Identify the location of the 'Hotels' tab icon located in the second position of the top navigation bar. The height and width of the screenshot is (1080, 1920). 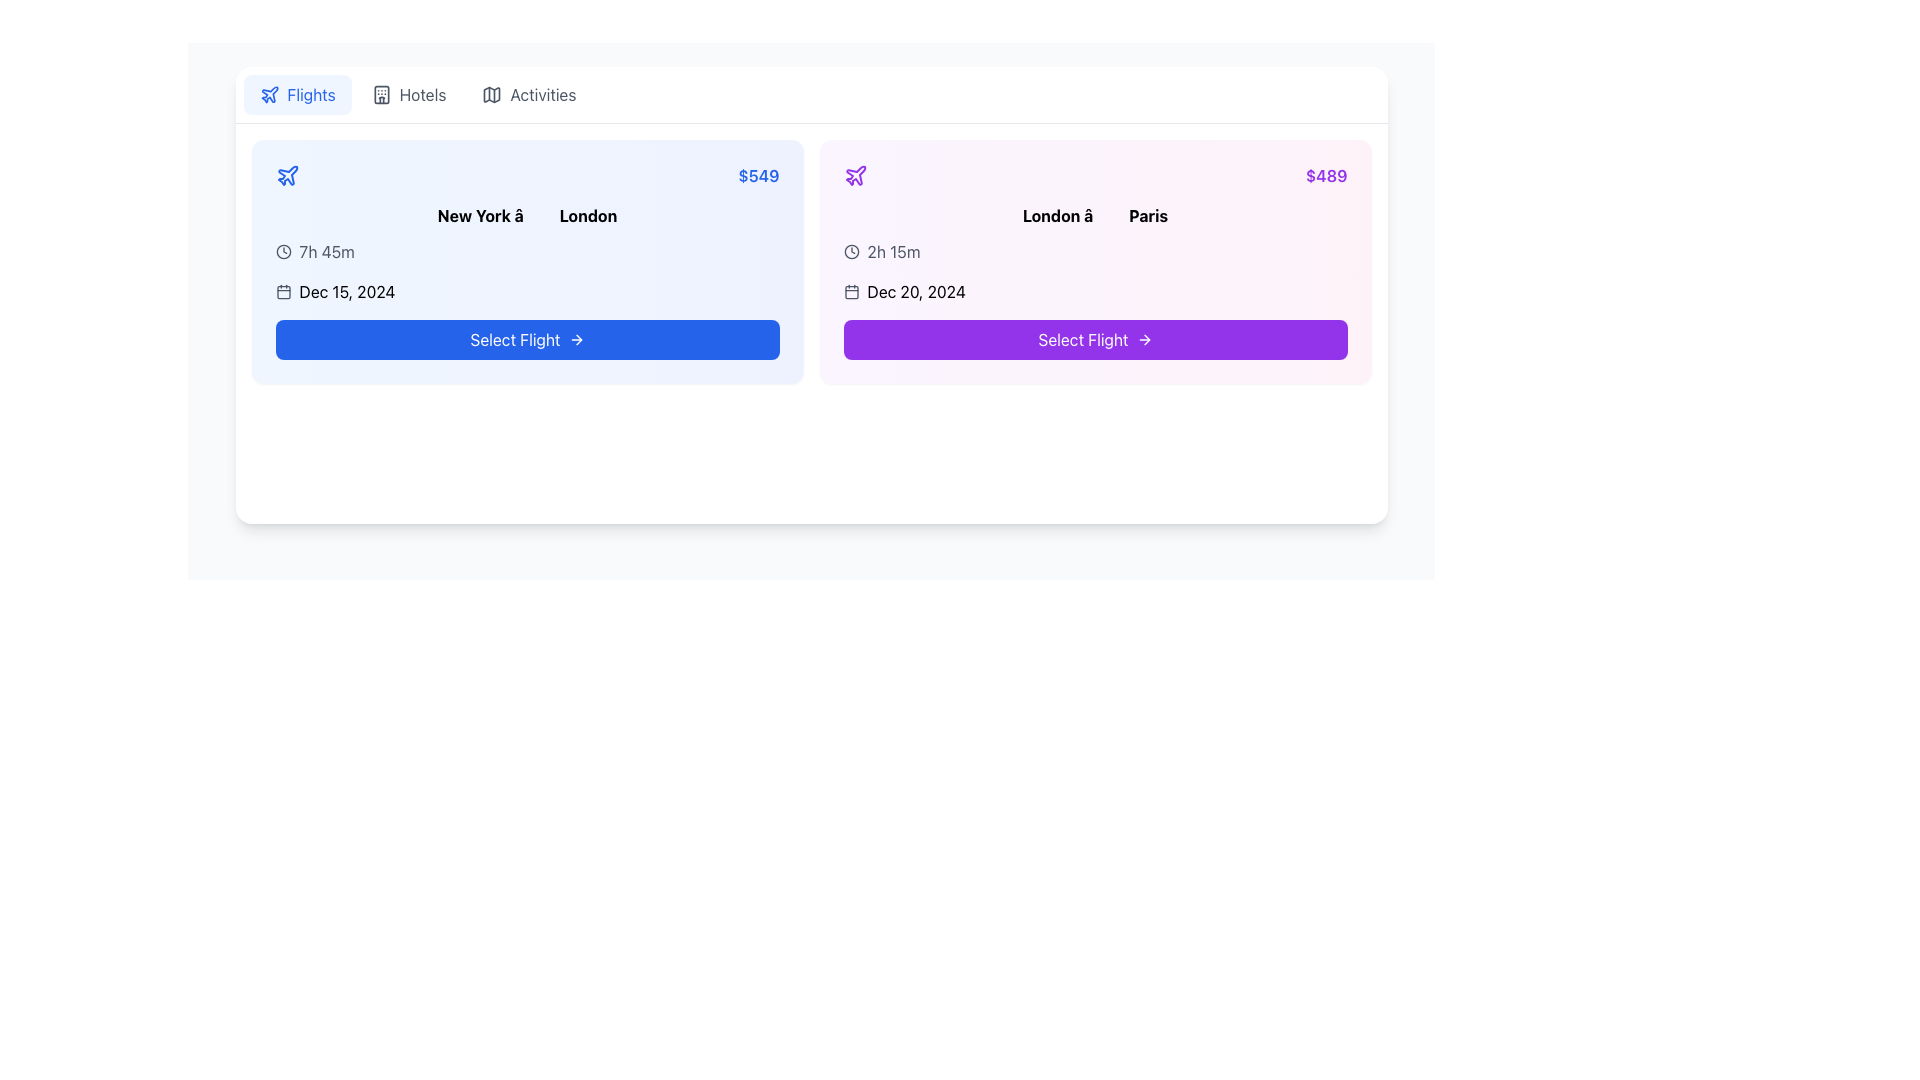
(381, 95).